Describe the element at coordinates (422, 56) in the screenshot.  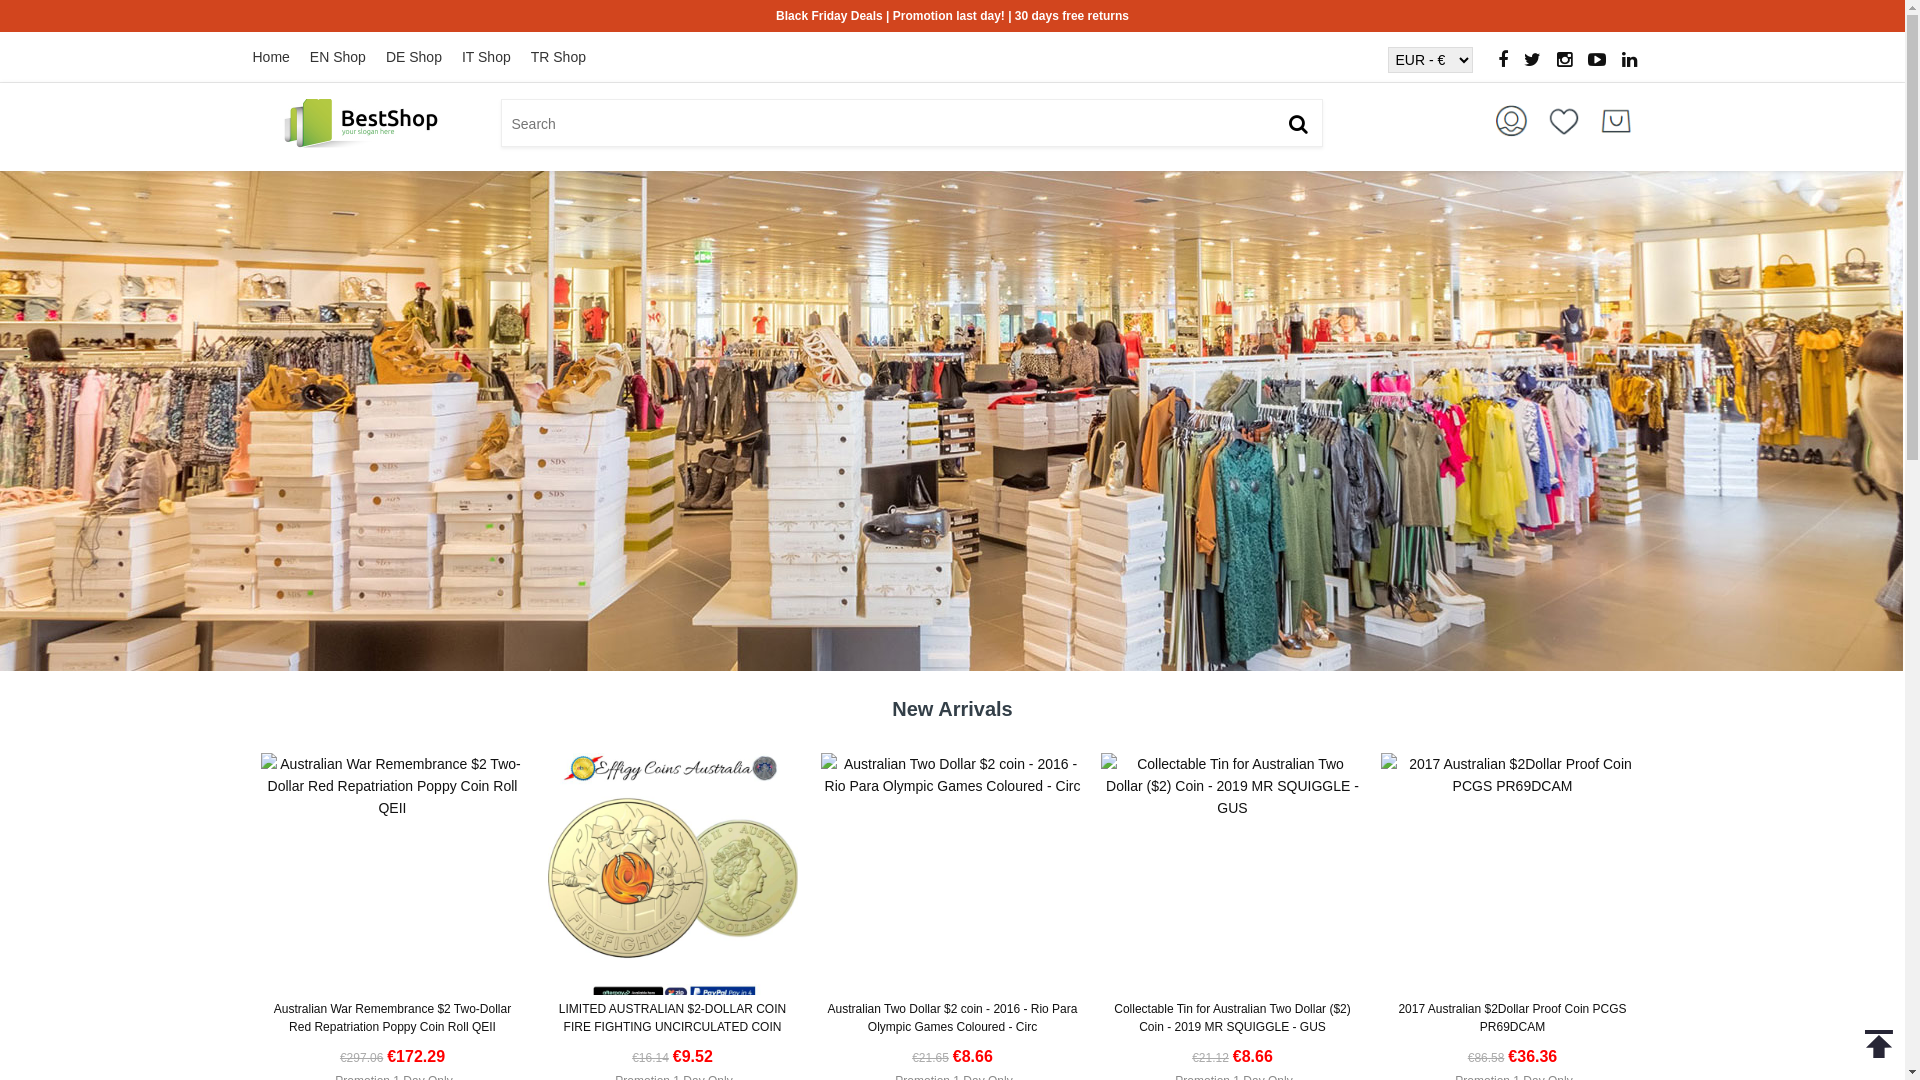
I see `'DE Shop'` at that location.